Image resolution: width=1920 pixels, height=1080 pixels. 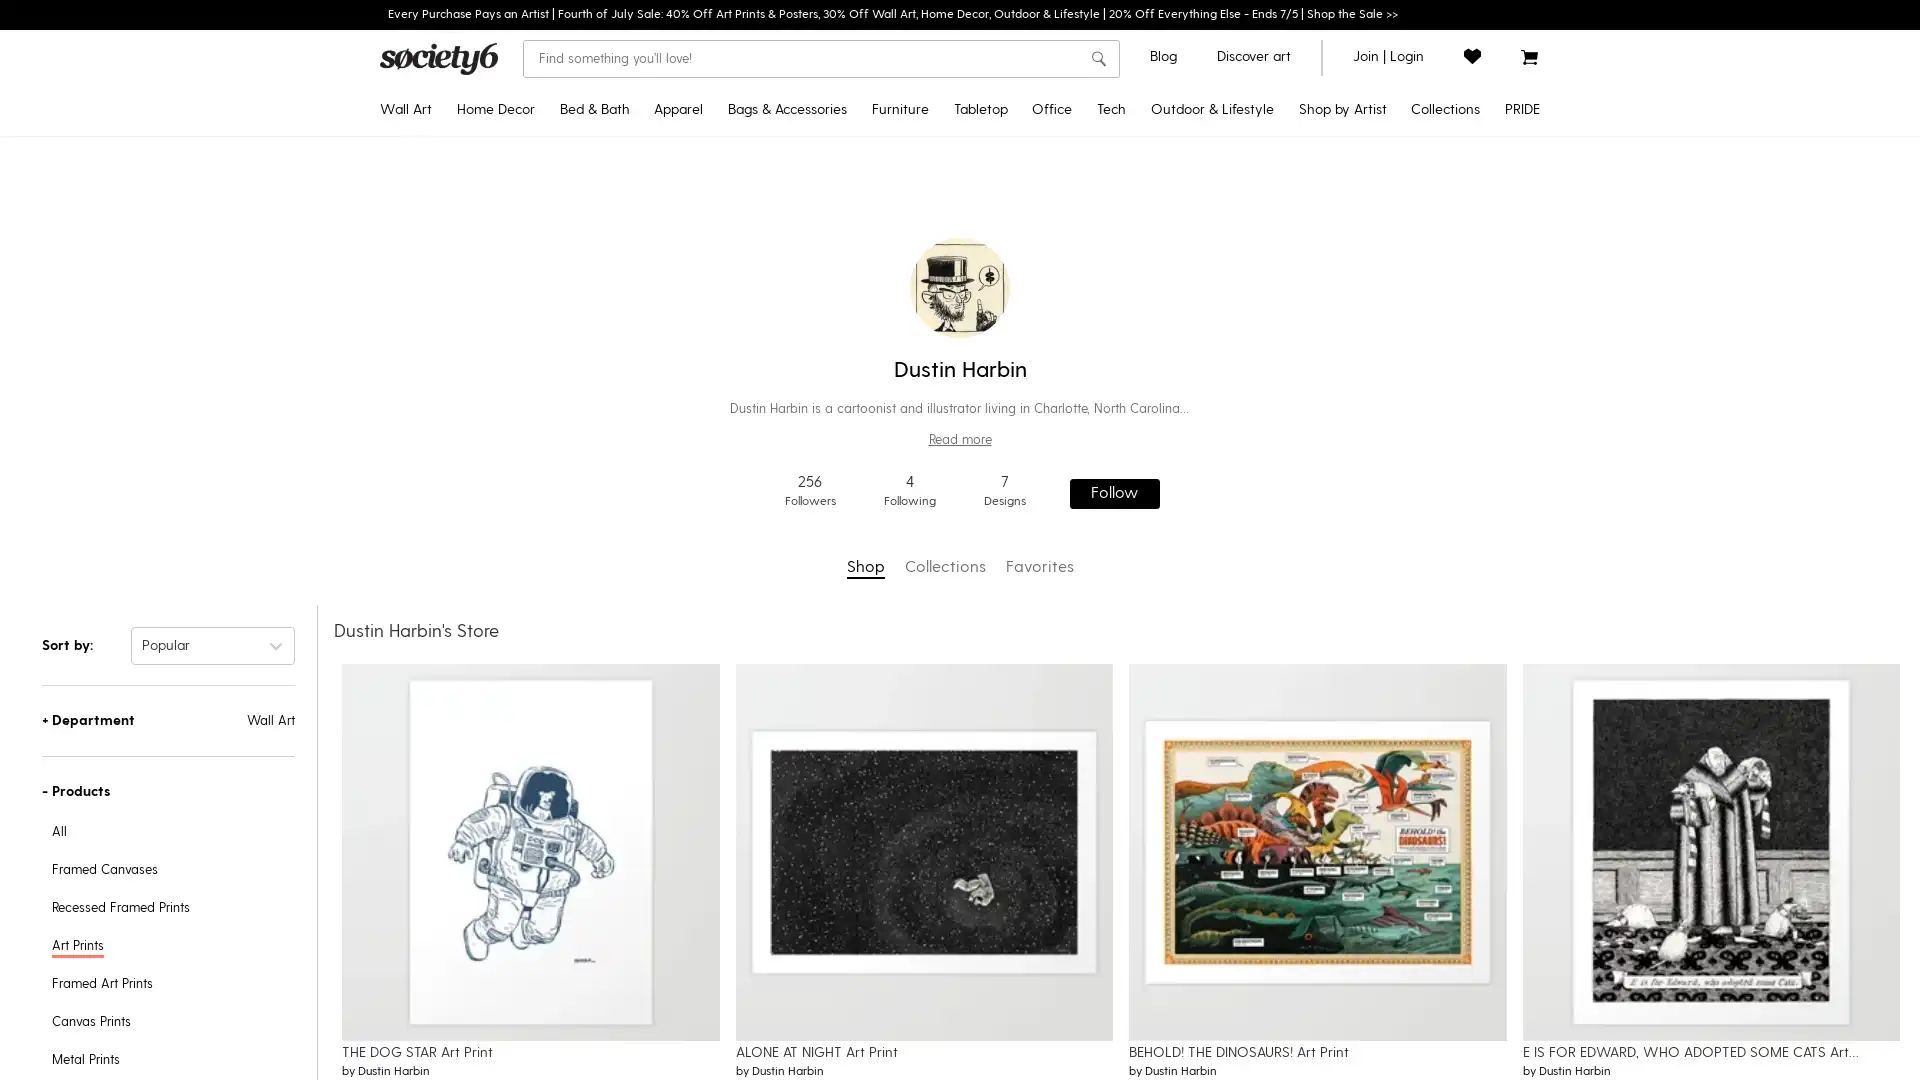 What do you see at coordinates (801, 289) in the screenshot?
I see `Socks` at bounding box center [801, 289].